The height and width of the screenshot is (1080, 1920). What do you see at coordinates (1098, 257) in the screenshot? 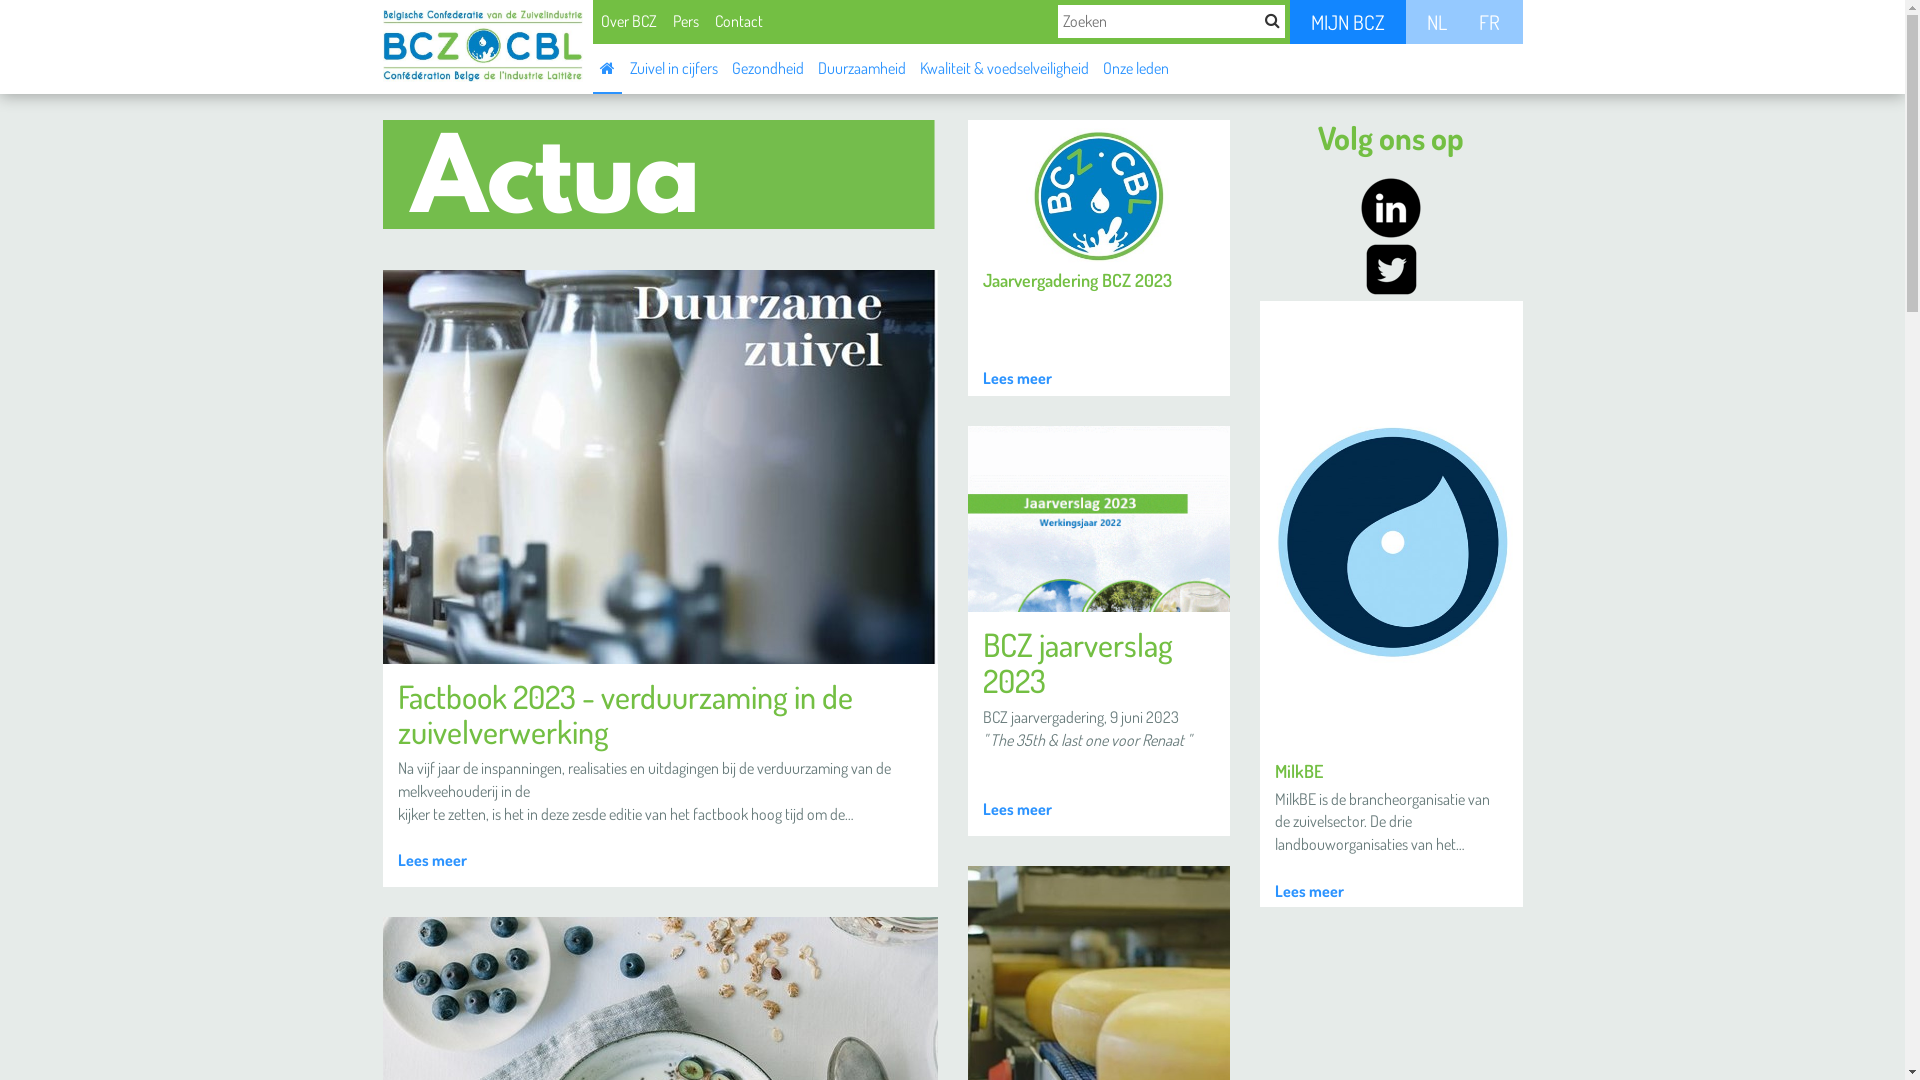
I see `'Jaarvergadering BCZ 2023` at bounding box center [1098, 257].